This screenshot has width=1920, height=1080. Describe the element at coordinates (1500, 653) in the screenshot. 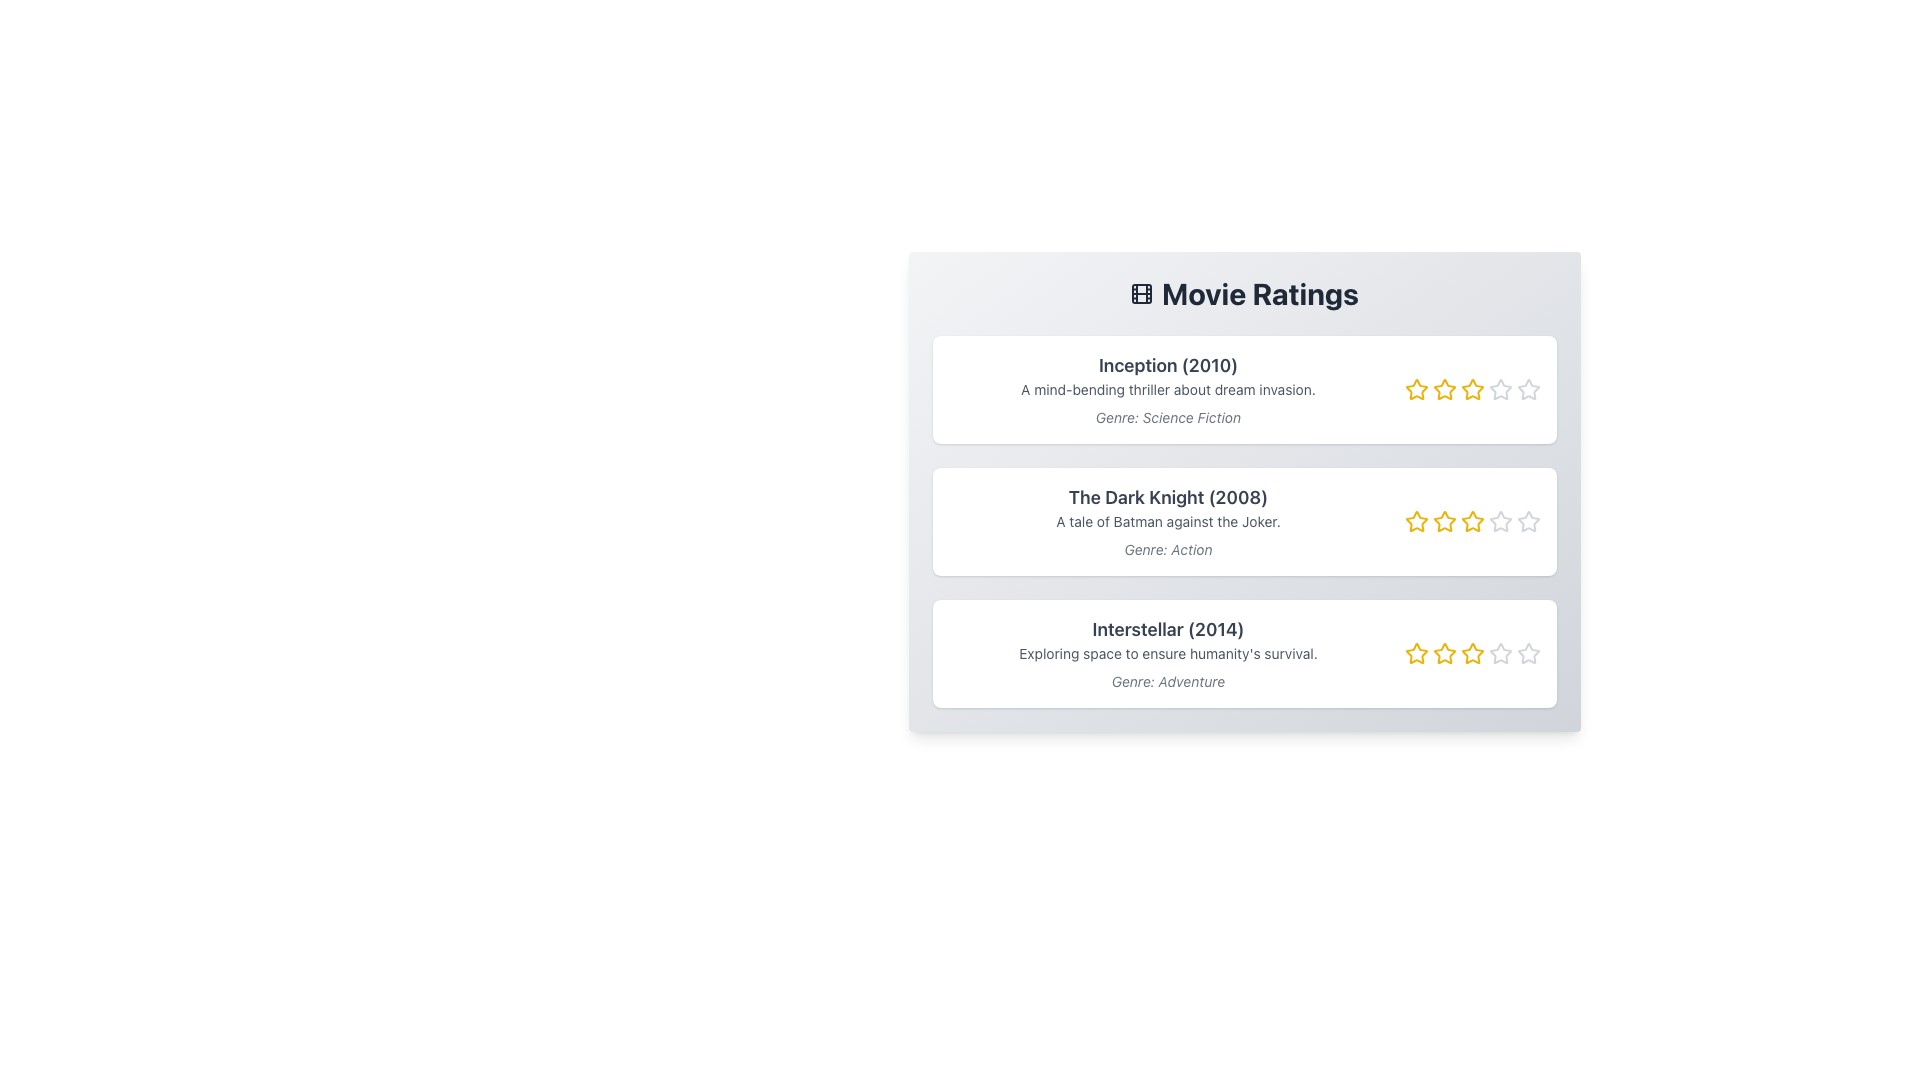

I see `the fifth star icon in the rating system for the movie 'Interstellar (2014)'` at that location.